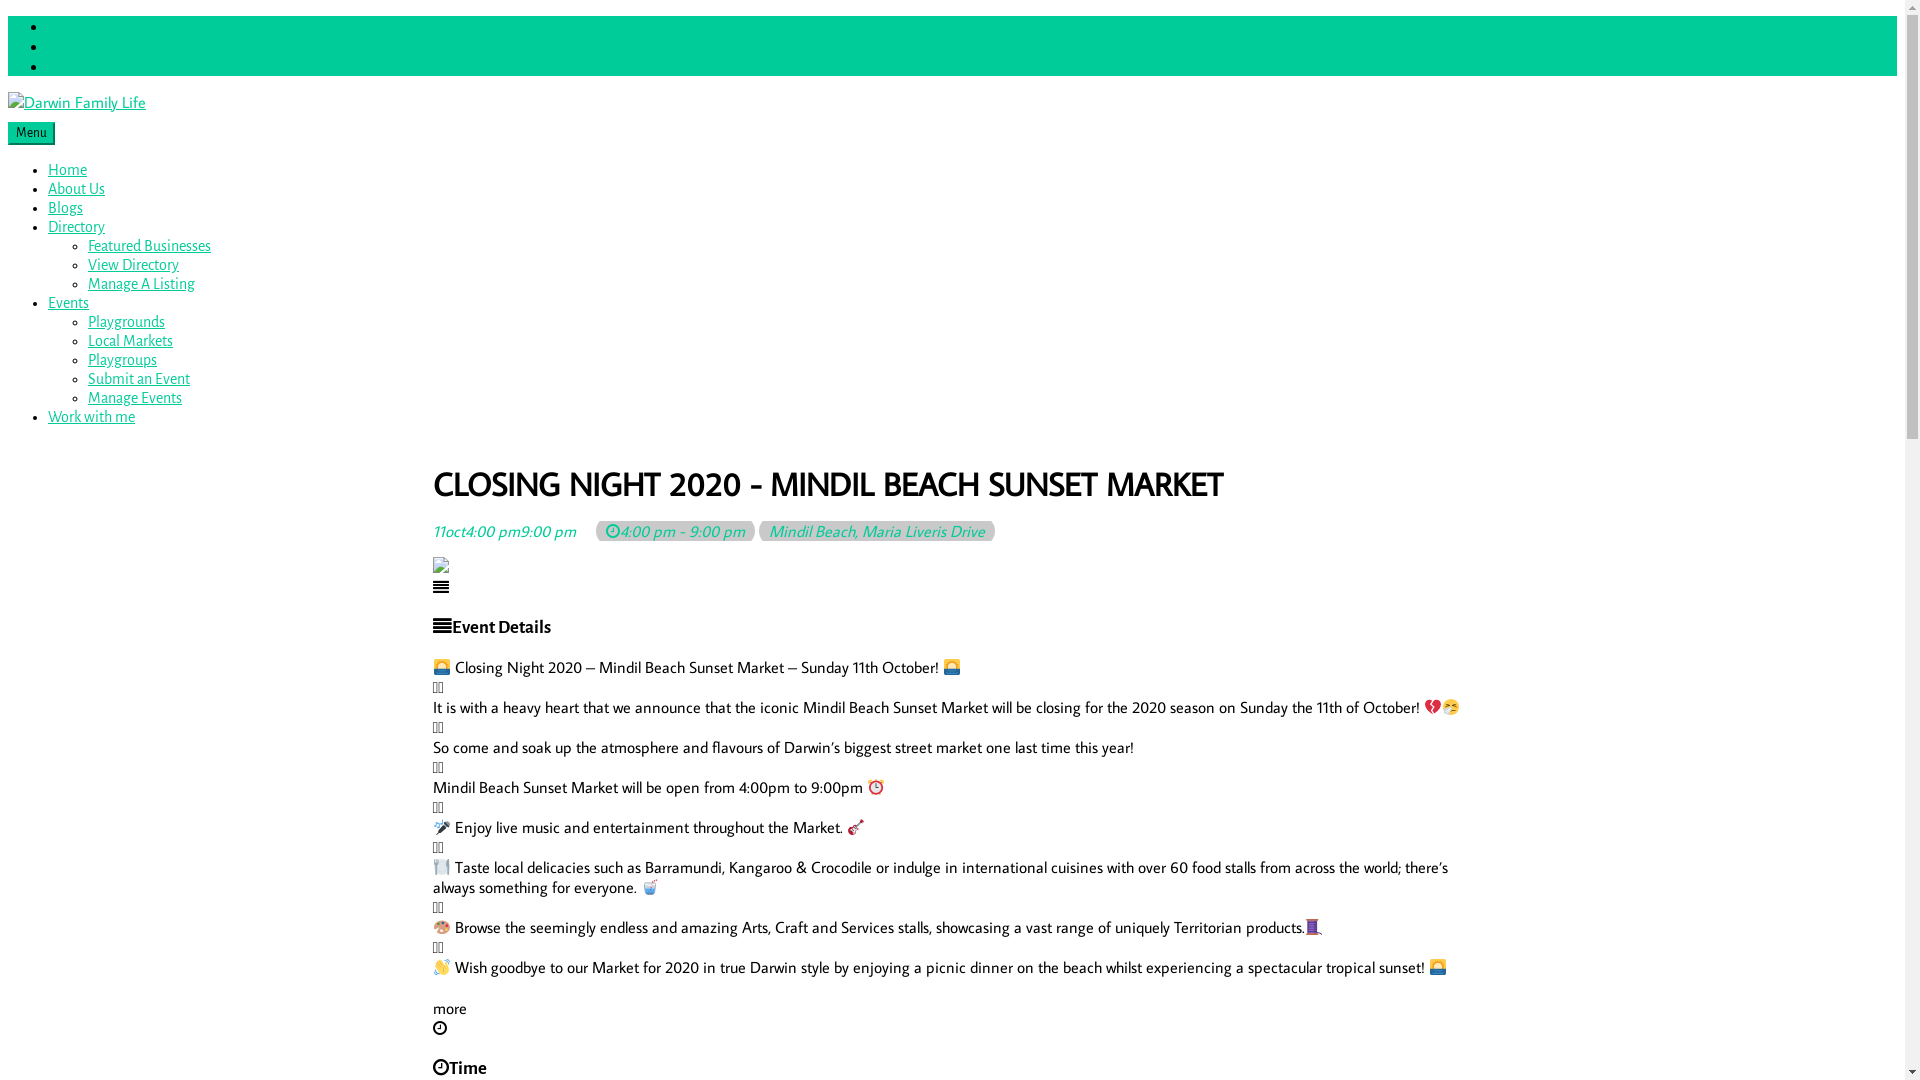 Image resolution: width=1920 pixels, height=1080 pixels. What do you see at coordinates (138, 378) in the screenshot?
I see `'Submit an Event'` at bounding box center [138, 378].